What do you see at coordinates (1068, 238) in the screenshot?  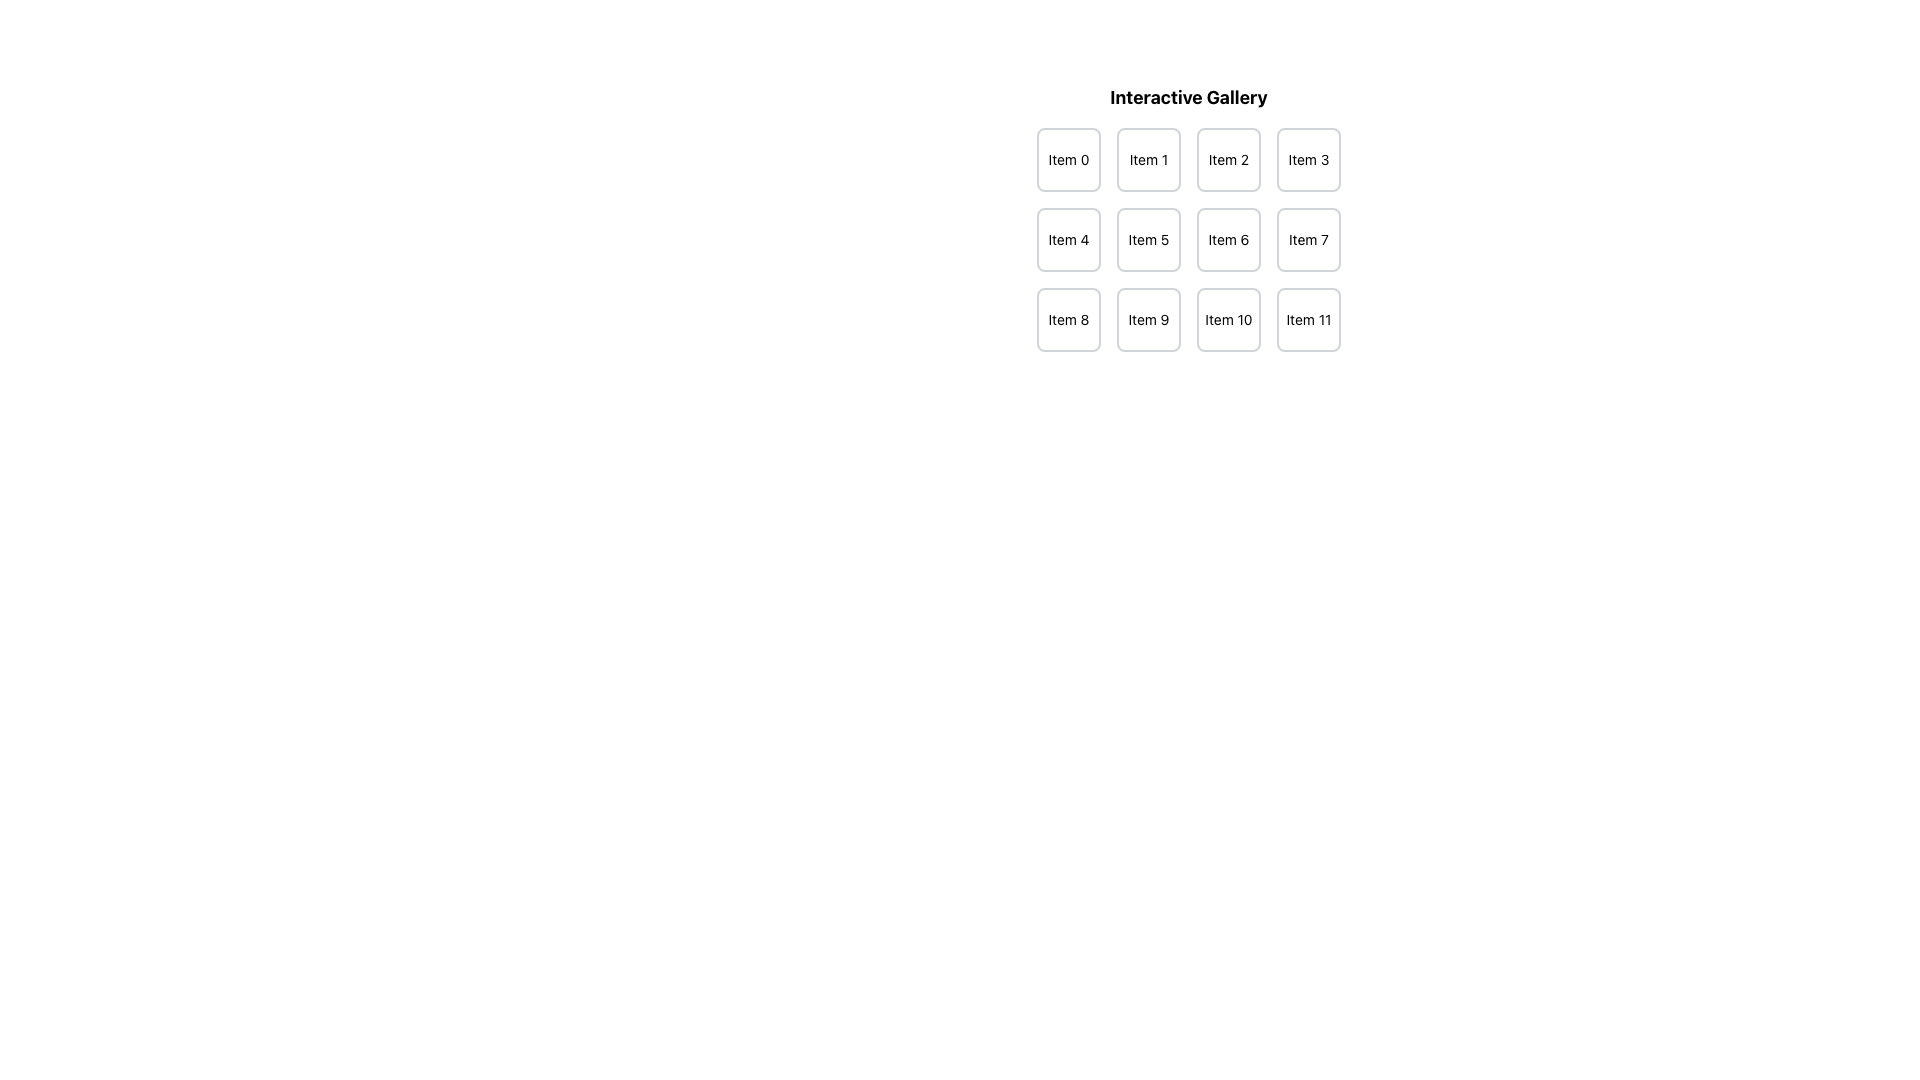 I see `the Text Label displaying 'Item 4', located in the middle row and first column of the grid layout` at bounding box center [1068, 238].